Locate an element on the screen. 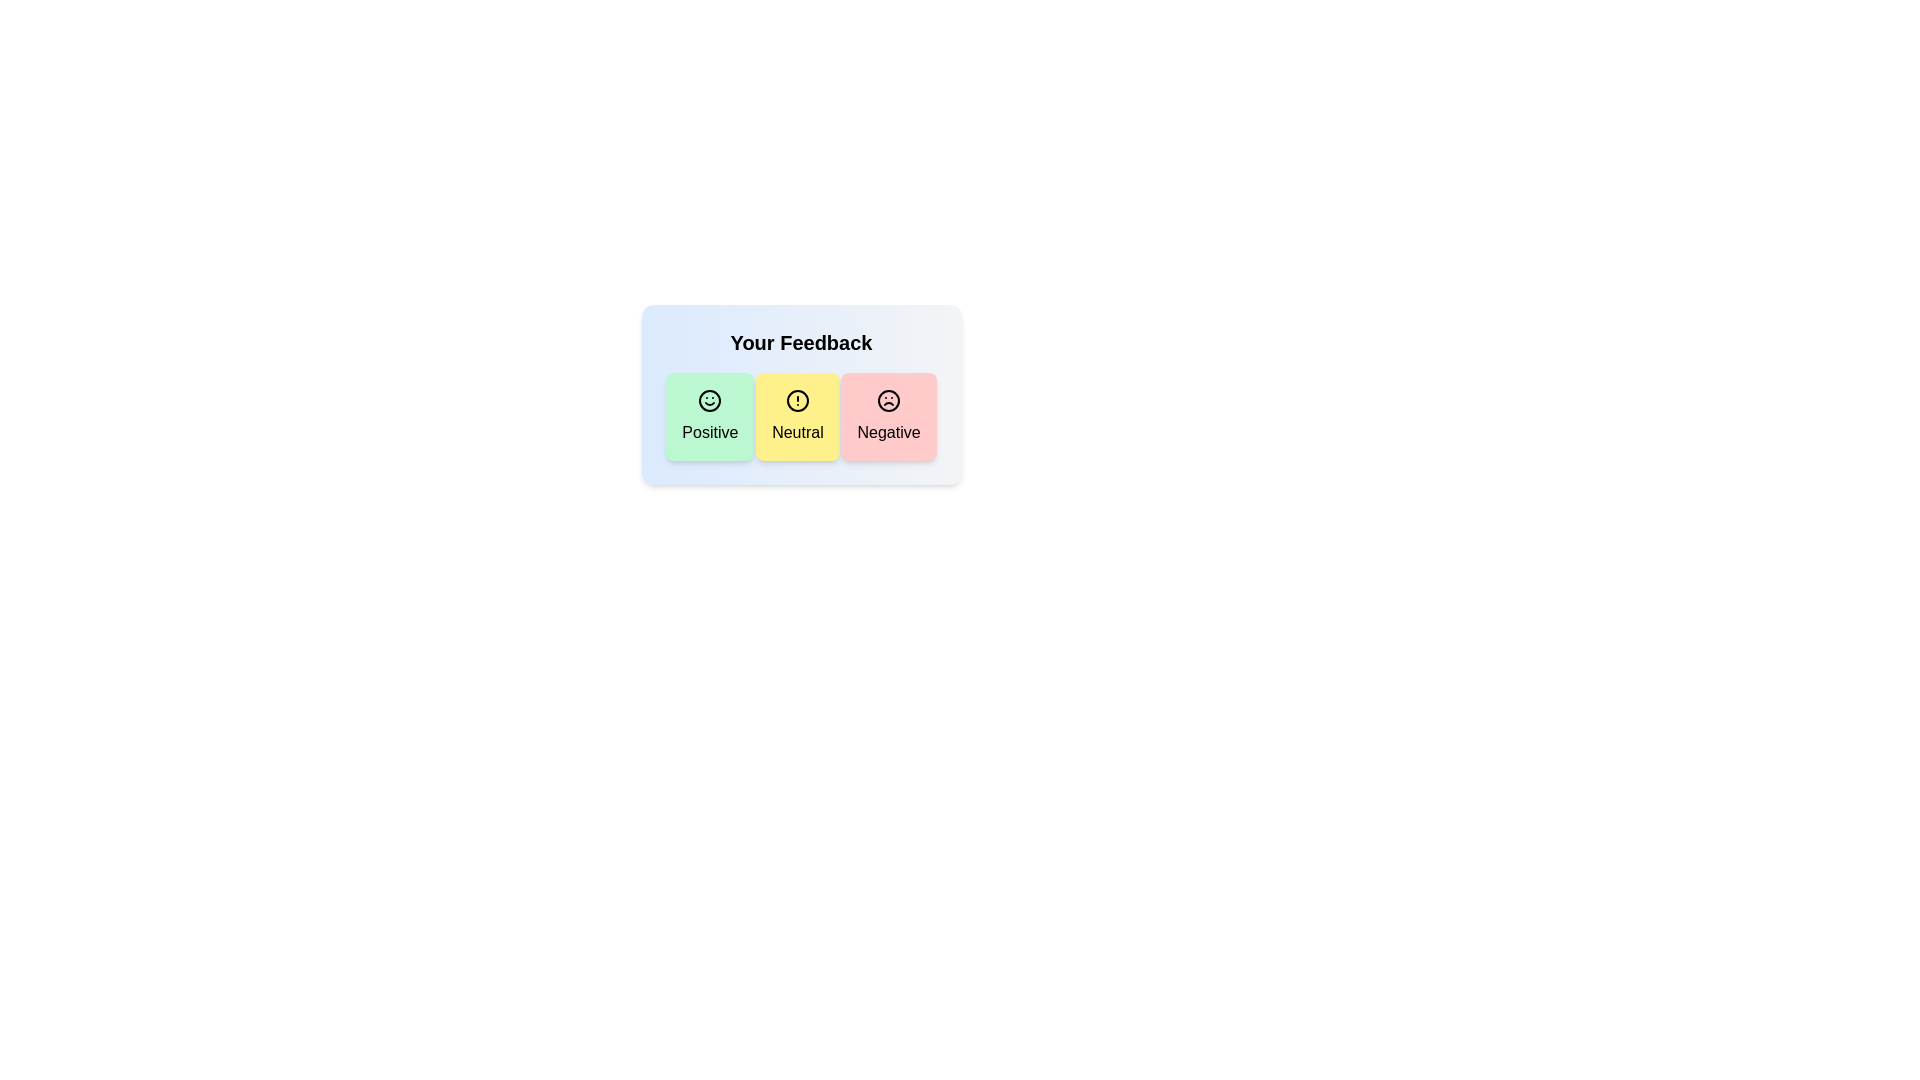 This screenshot has height=1080, width=1920. the positive feedback text label, which is the first button in the sentiment feedback group, located to the left of the 'Neutral' and 'Negative' buttons is located at coordinates (710, 431).